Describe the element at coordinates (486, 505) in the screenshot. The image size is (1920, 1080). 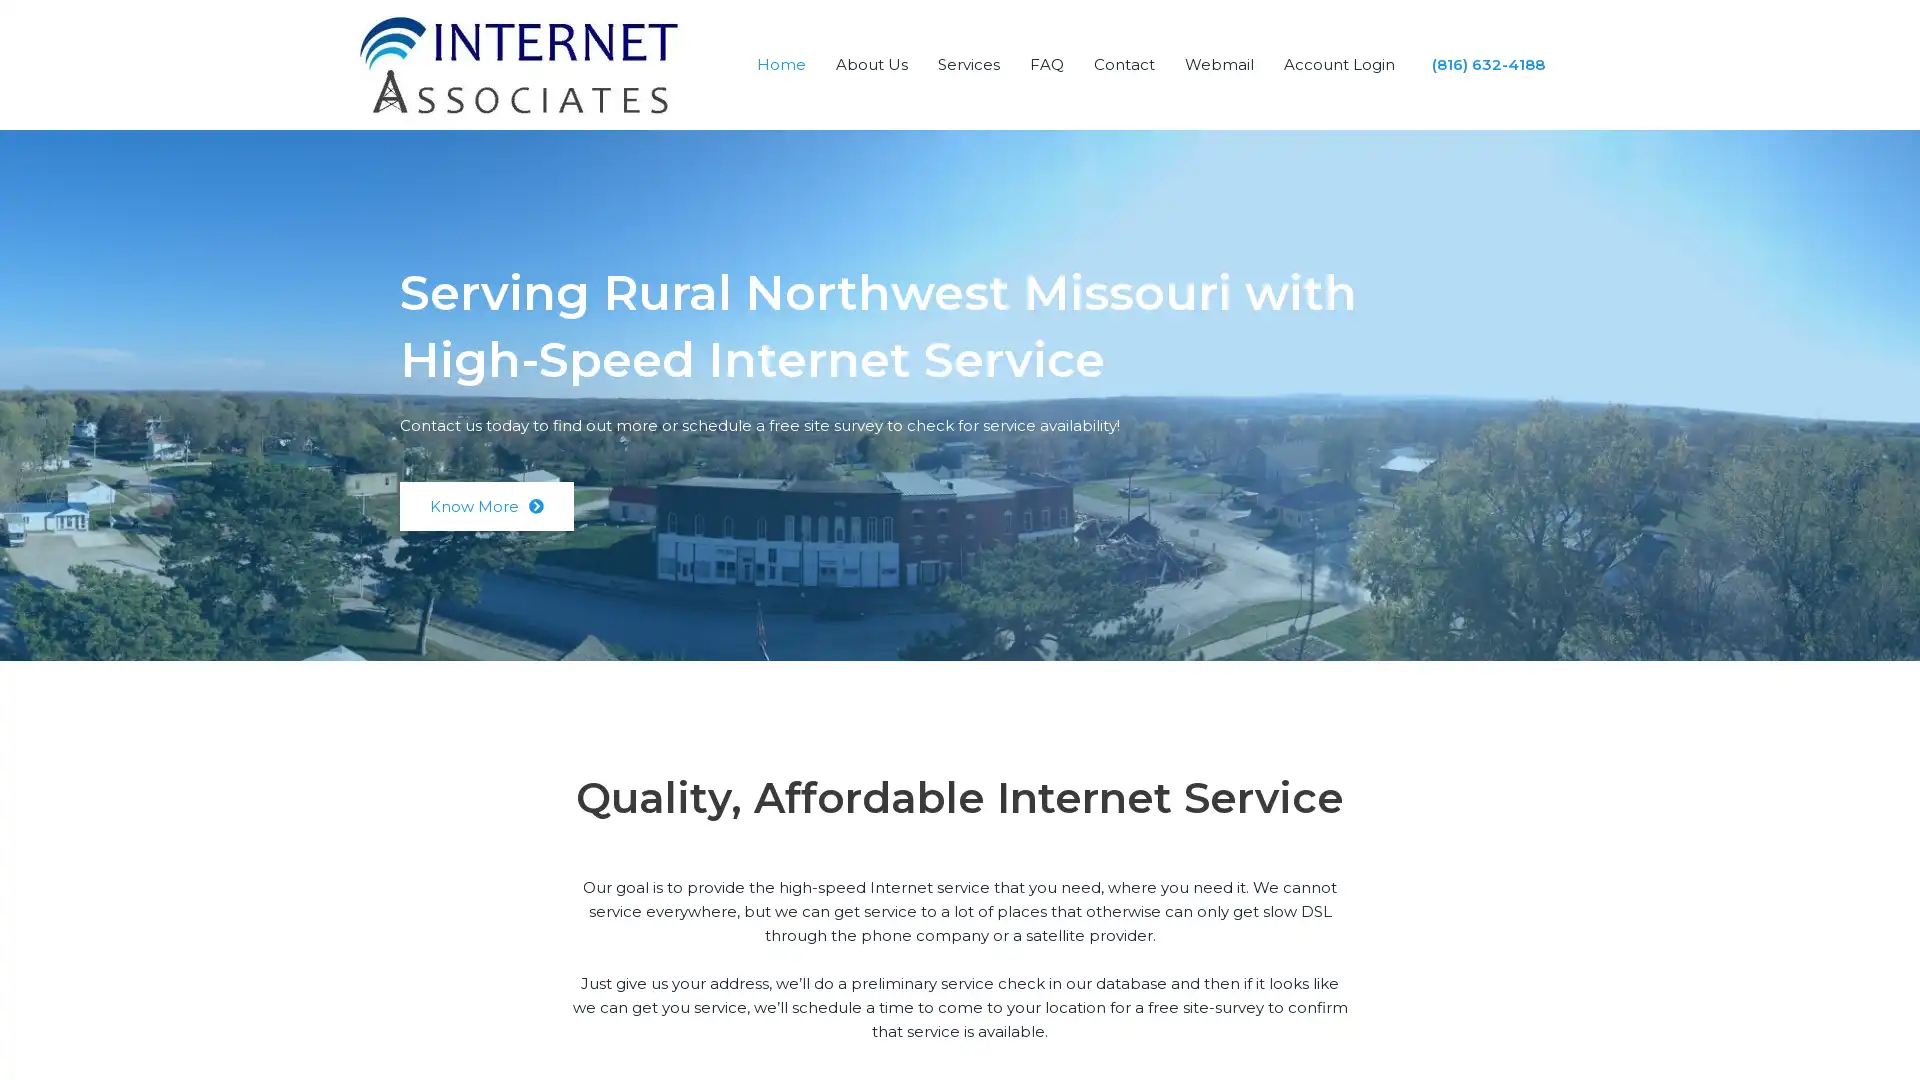
I see `Know More` at that location.